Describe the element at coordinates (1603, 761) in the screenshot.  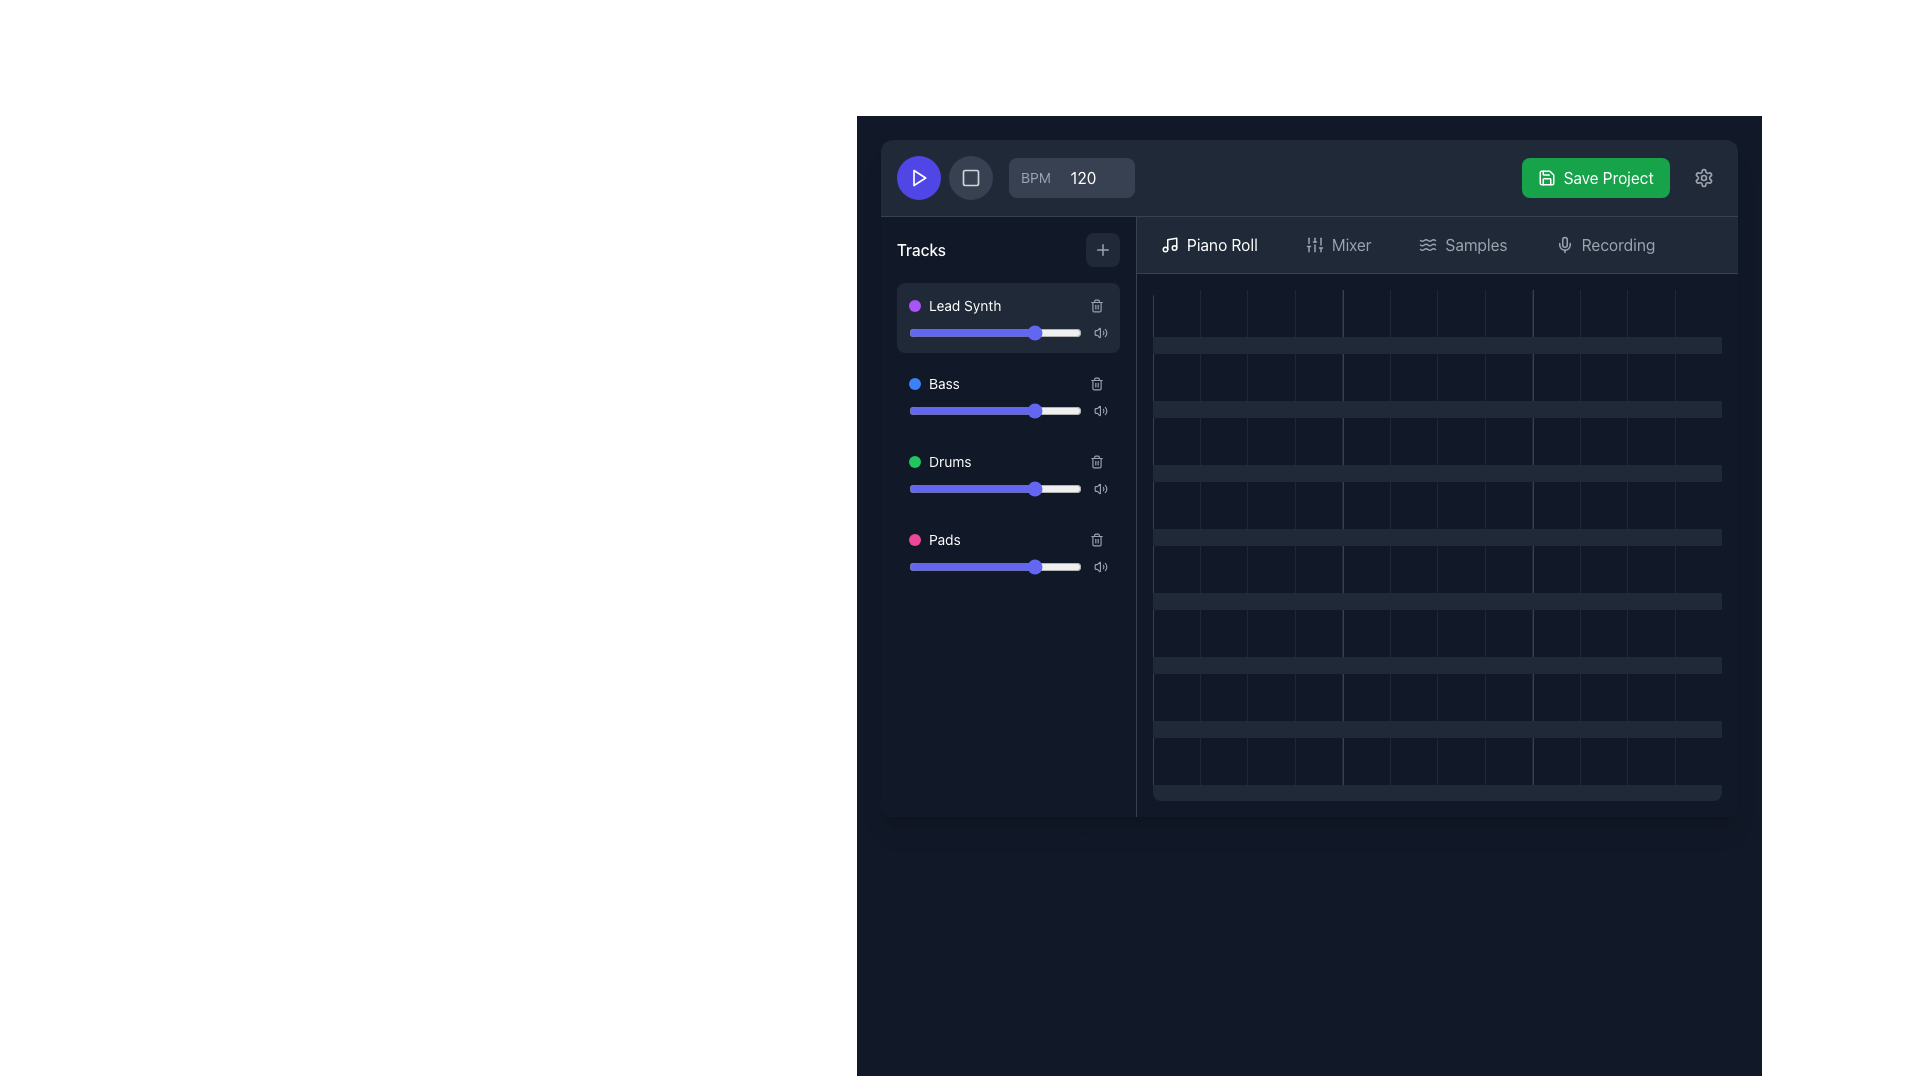
I see `the interactive grid cell located in the last row and ninth column of the grid to observe the visual feedback on hover` at that location.